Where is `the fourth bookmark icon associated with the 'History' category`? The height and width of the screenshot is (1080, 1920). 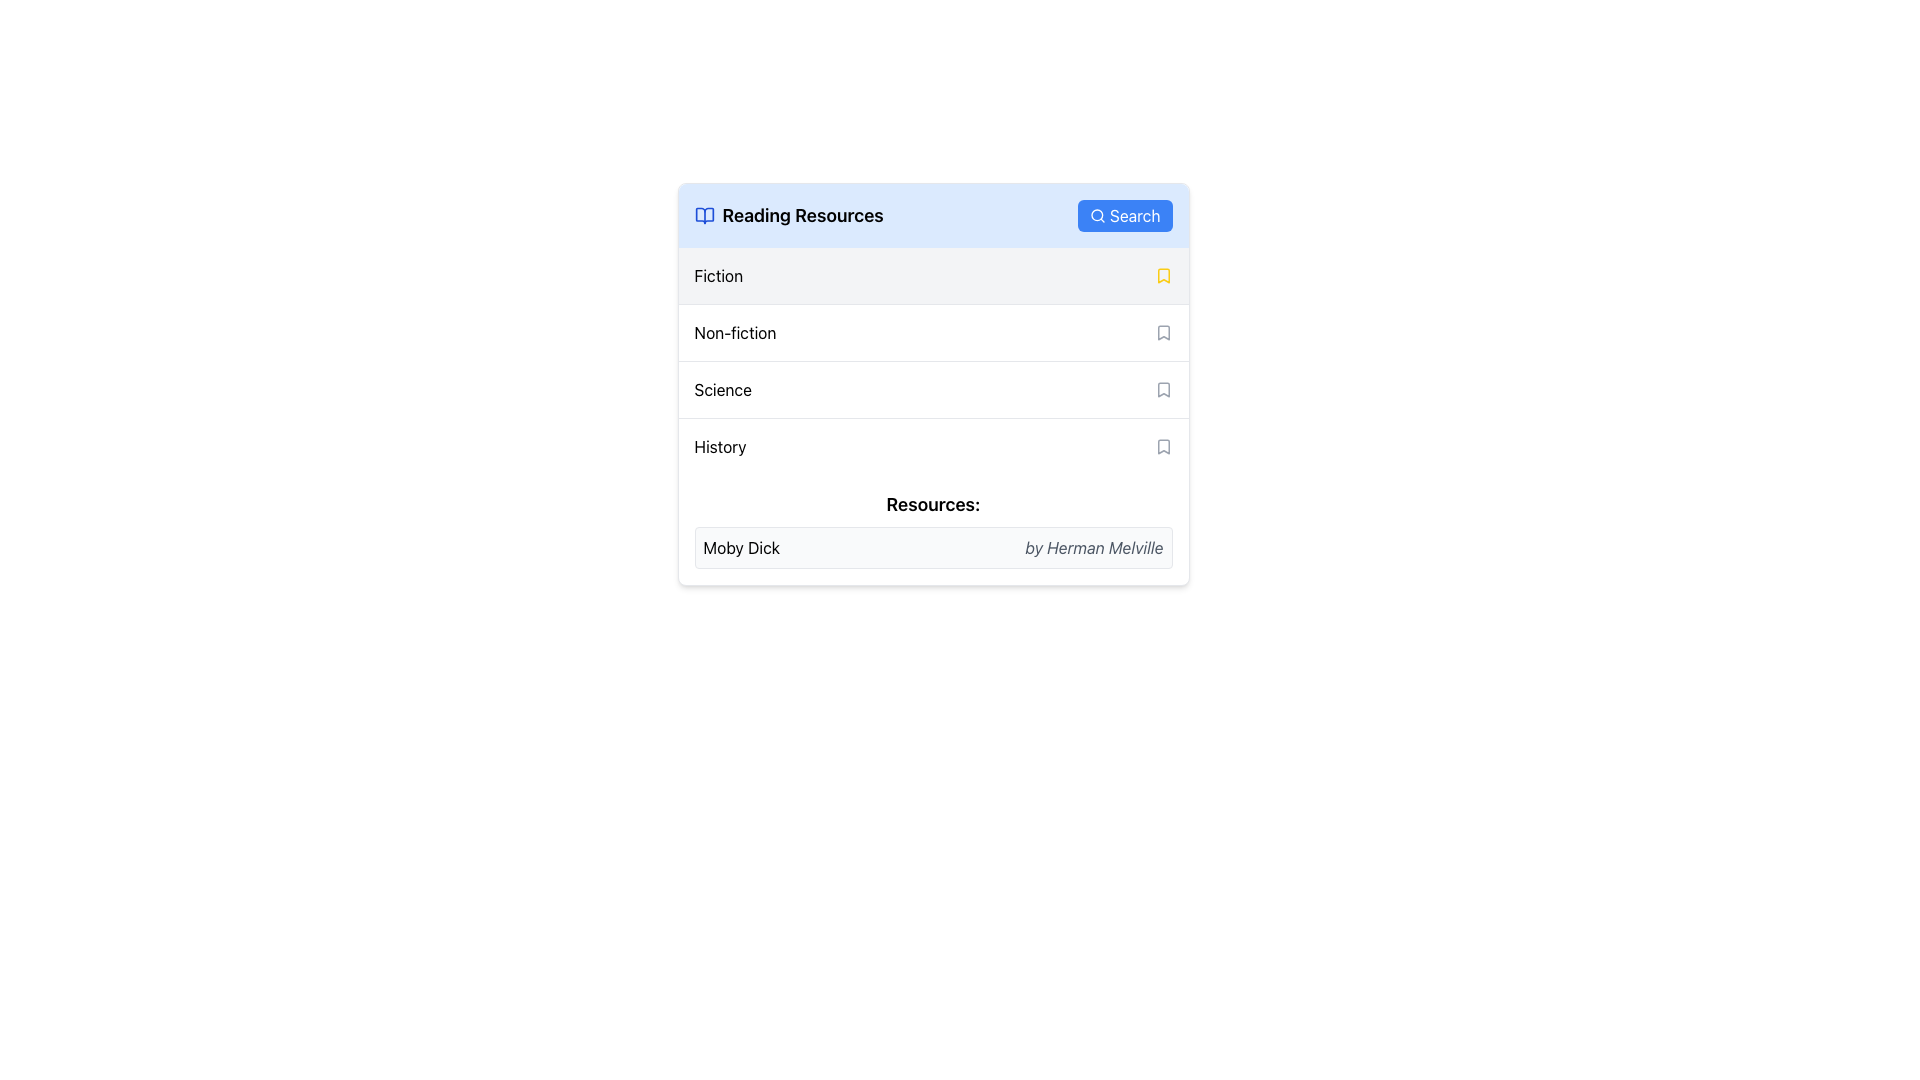
the fourth bookmark icon associated with the 'History' category is located at coordinates (1163, 446).